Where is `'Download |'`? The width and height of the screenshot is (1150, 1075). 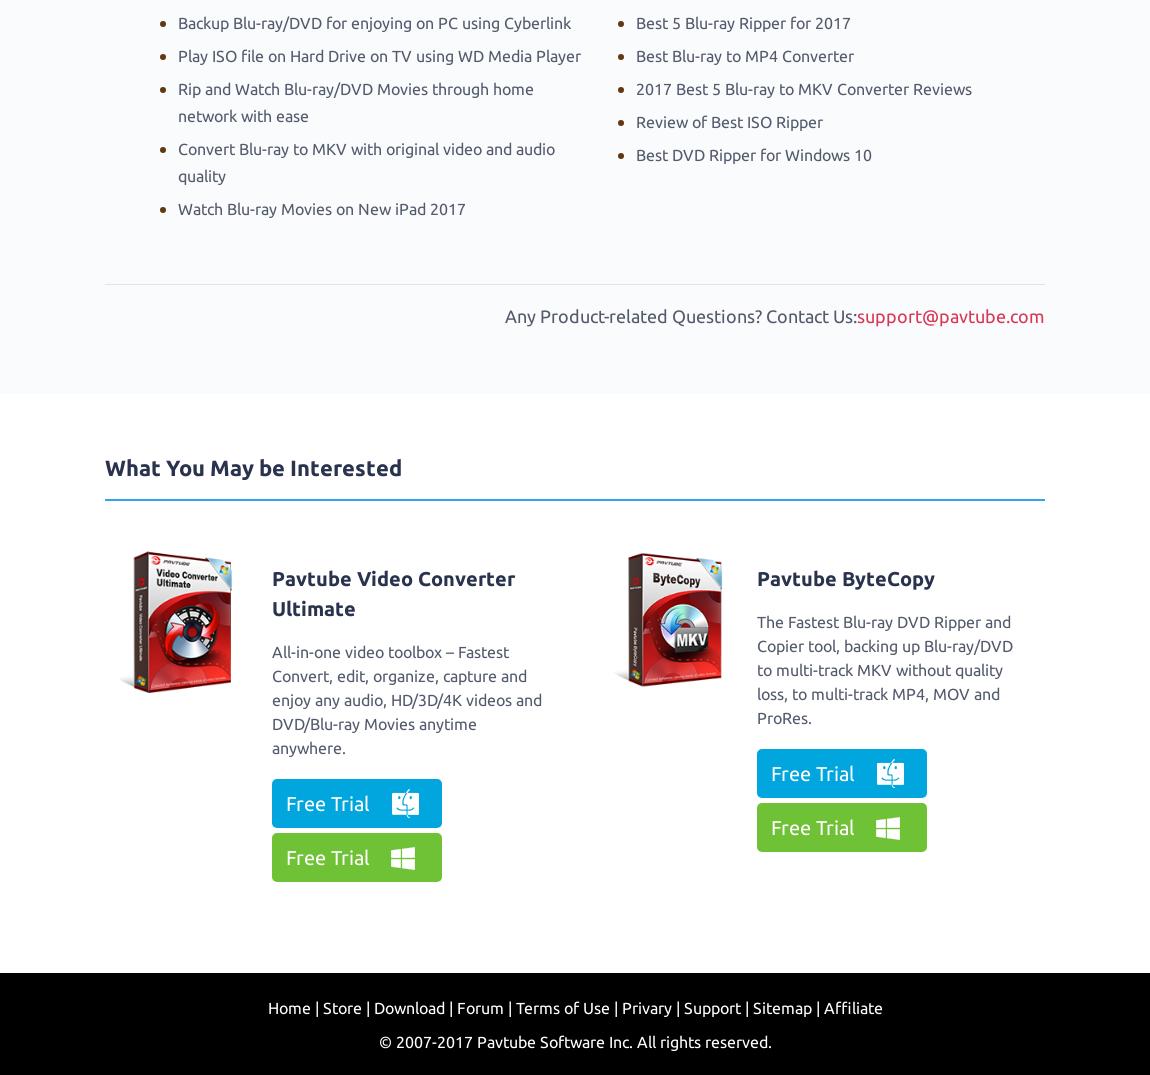 'Download |' is located at coordinates (412, 1007).